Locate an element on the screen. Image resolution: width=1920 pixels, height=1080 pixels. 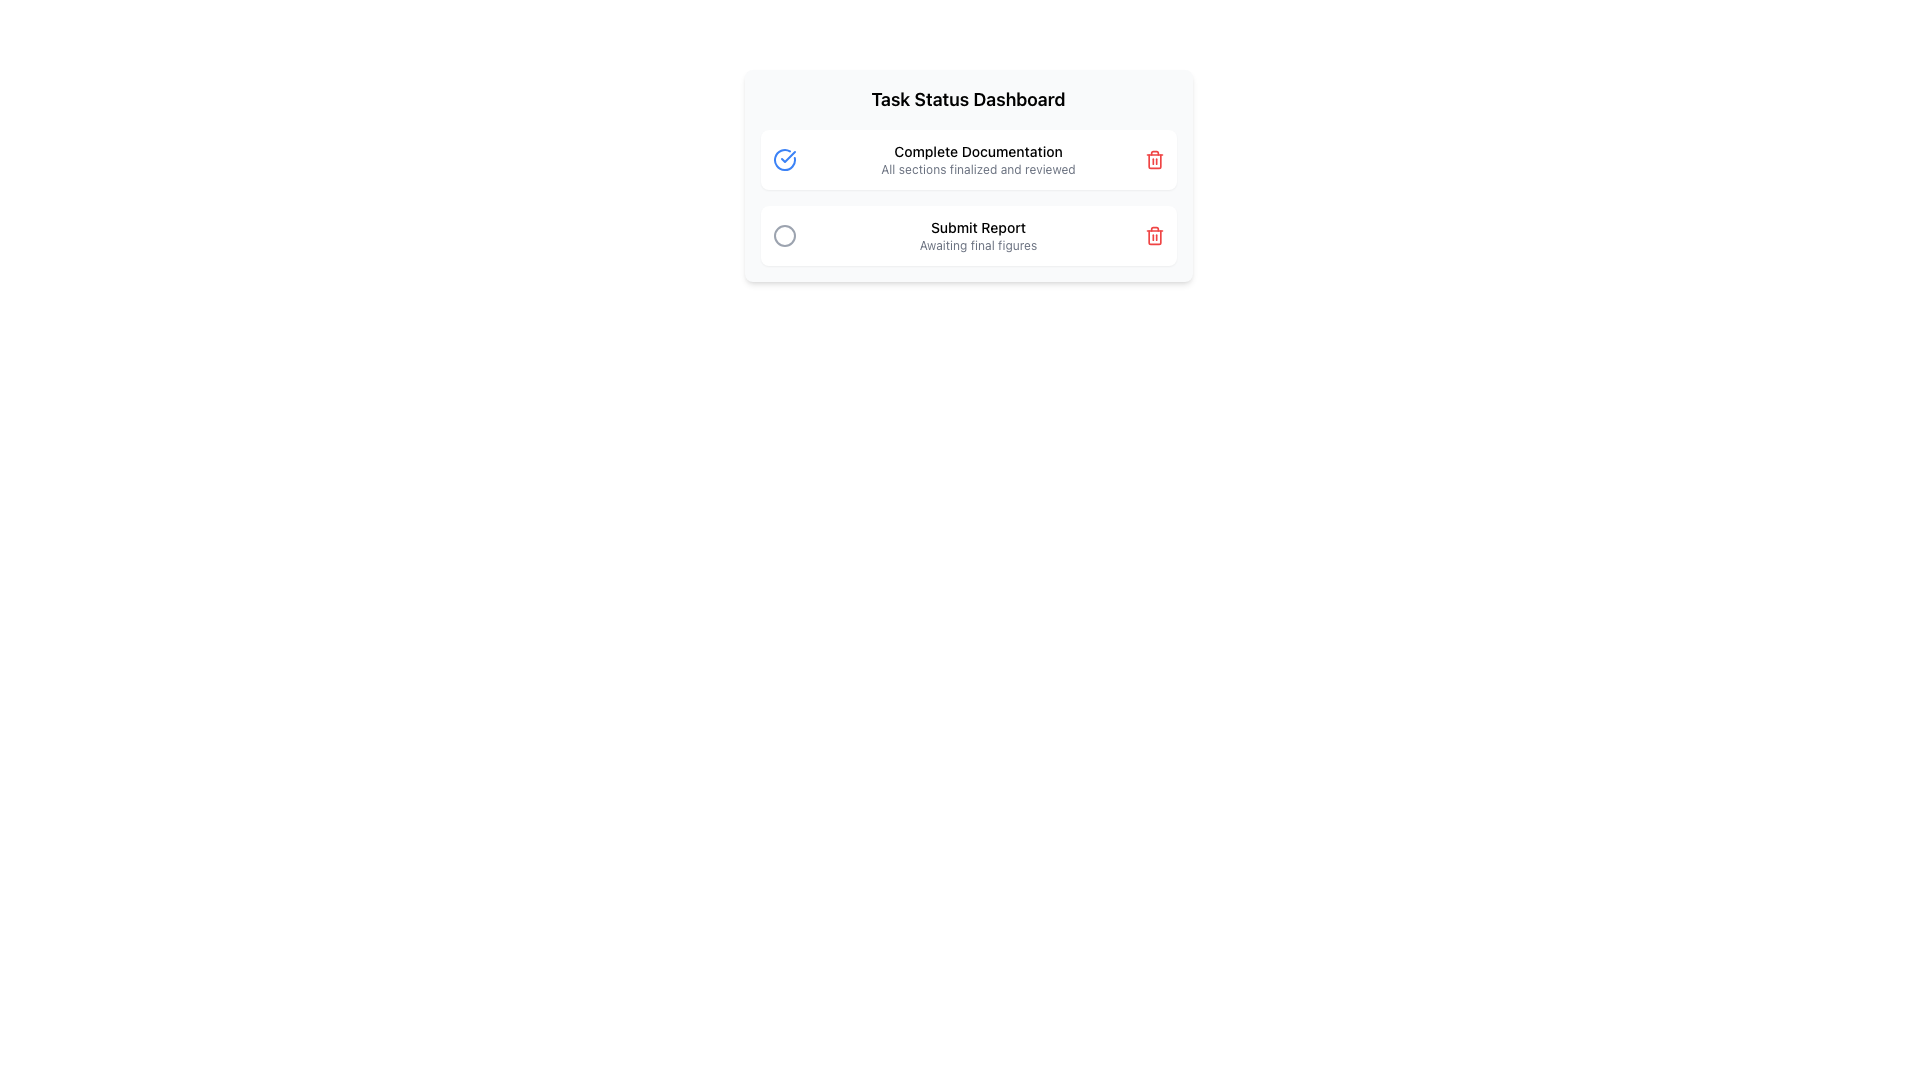
the first card in the 'Task Status Dashboard' with the primary text 'Complete Documentation' and secondary text 'All sections finalized and reviewed' is located at coordinates (968, 158).